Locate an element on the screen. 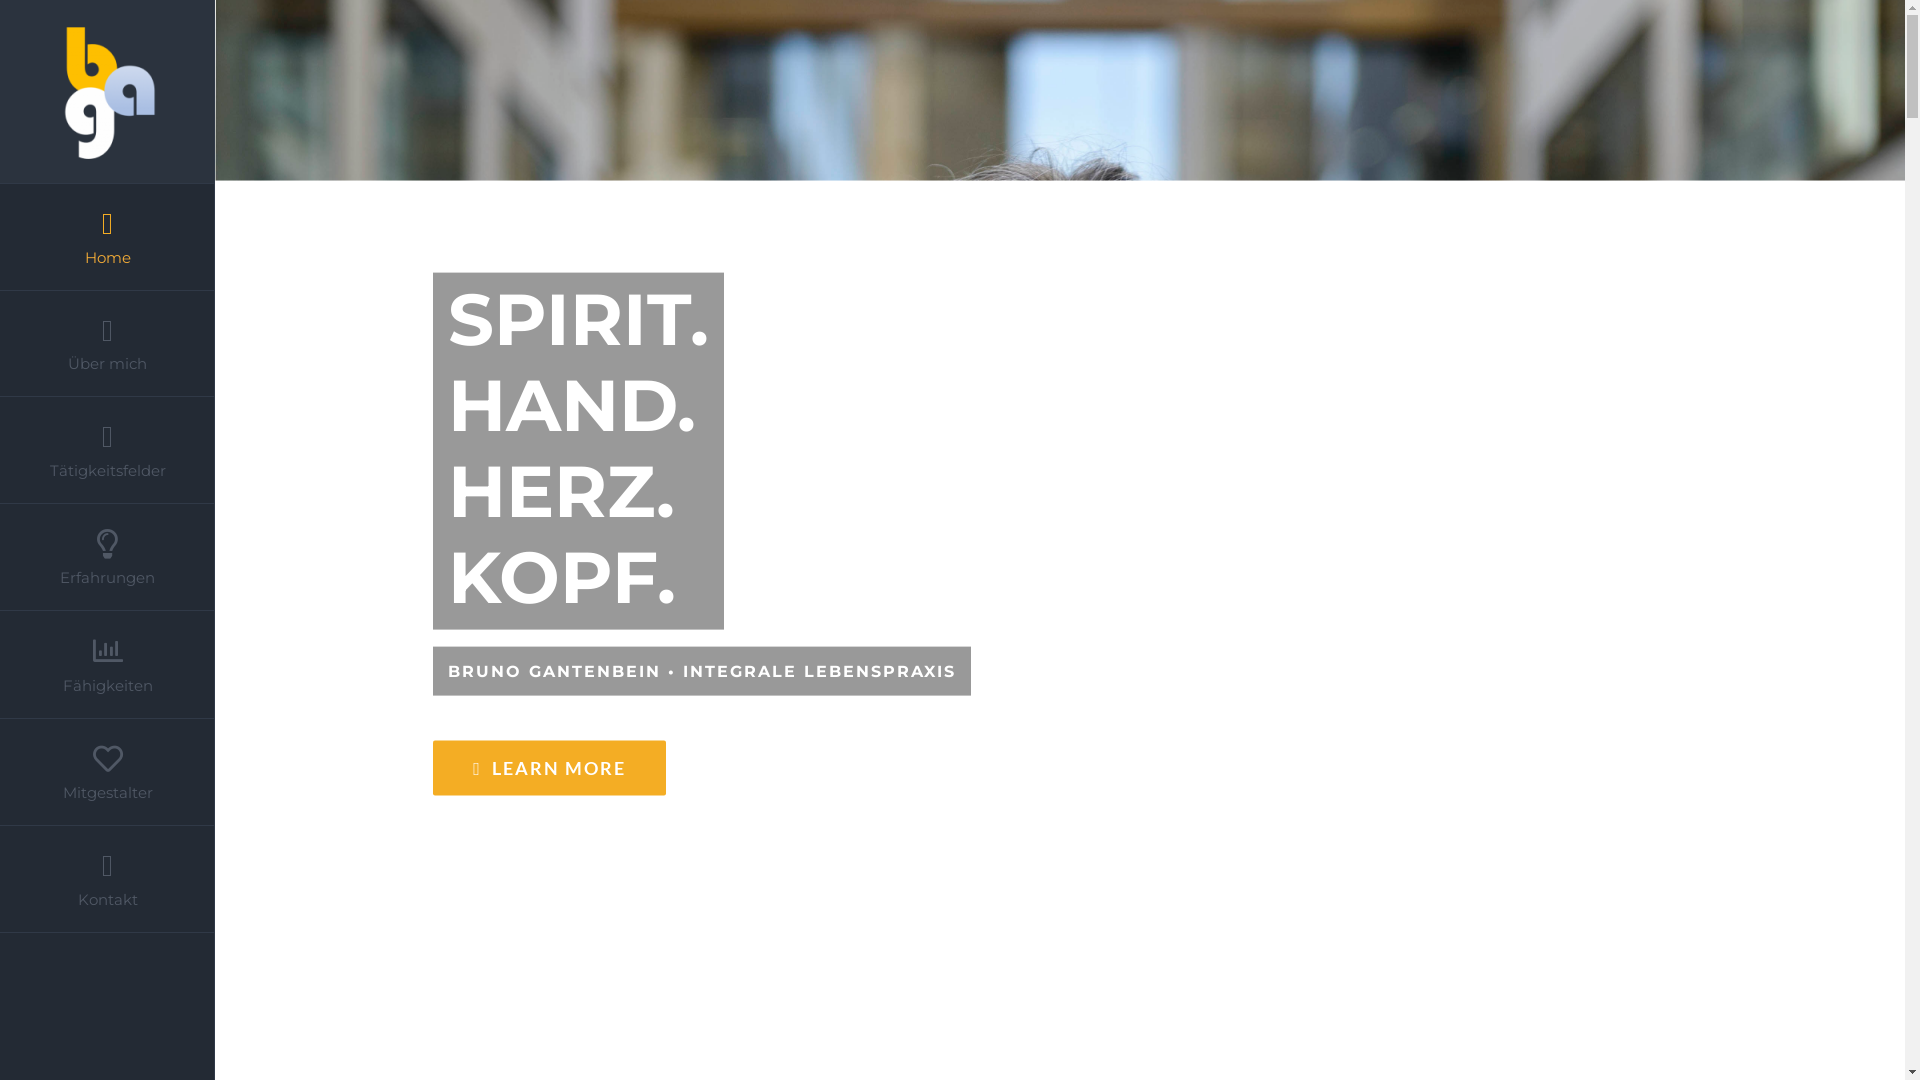 The height and width of the screenshot is (1080, 1920). 'Erfahrungen' is located at coordinates (106, 558).